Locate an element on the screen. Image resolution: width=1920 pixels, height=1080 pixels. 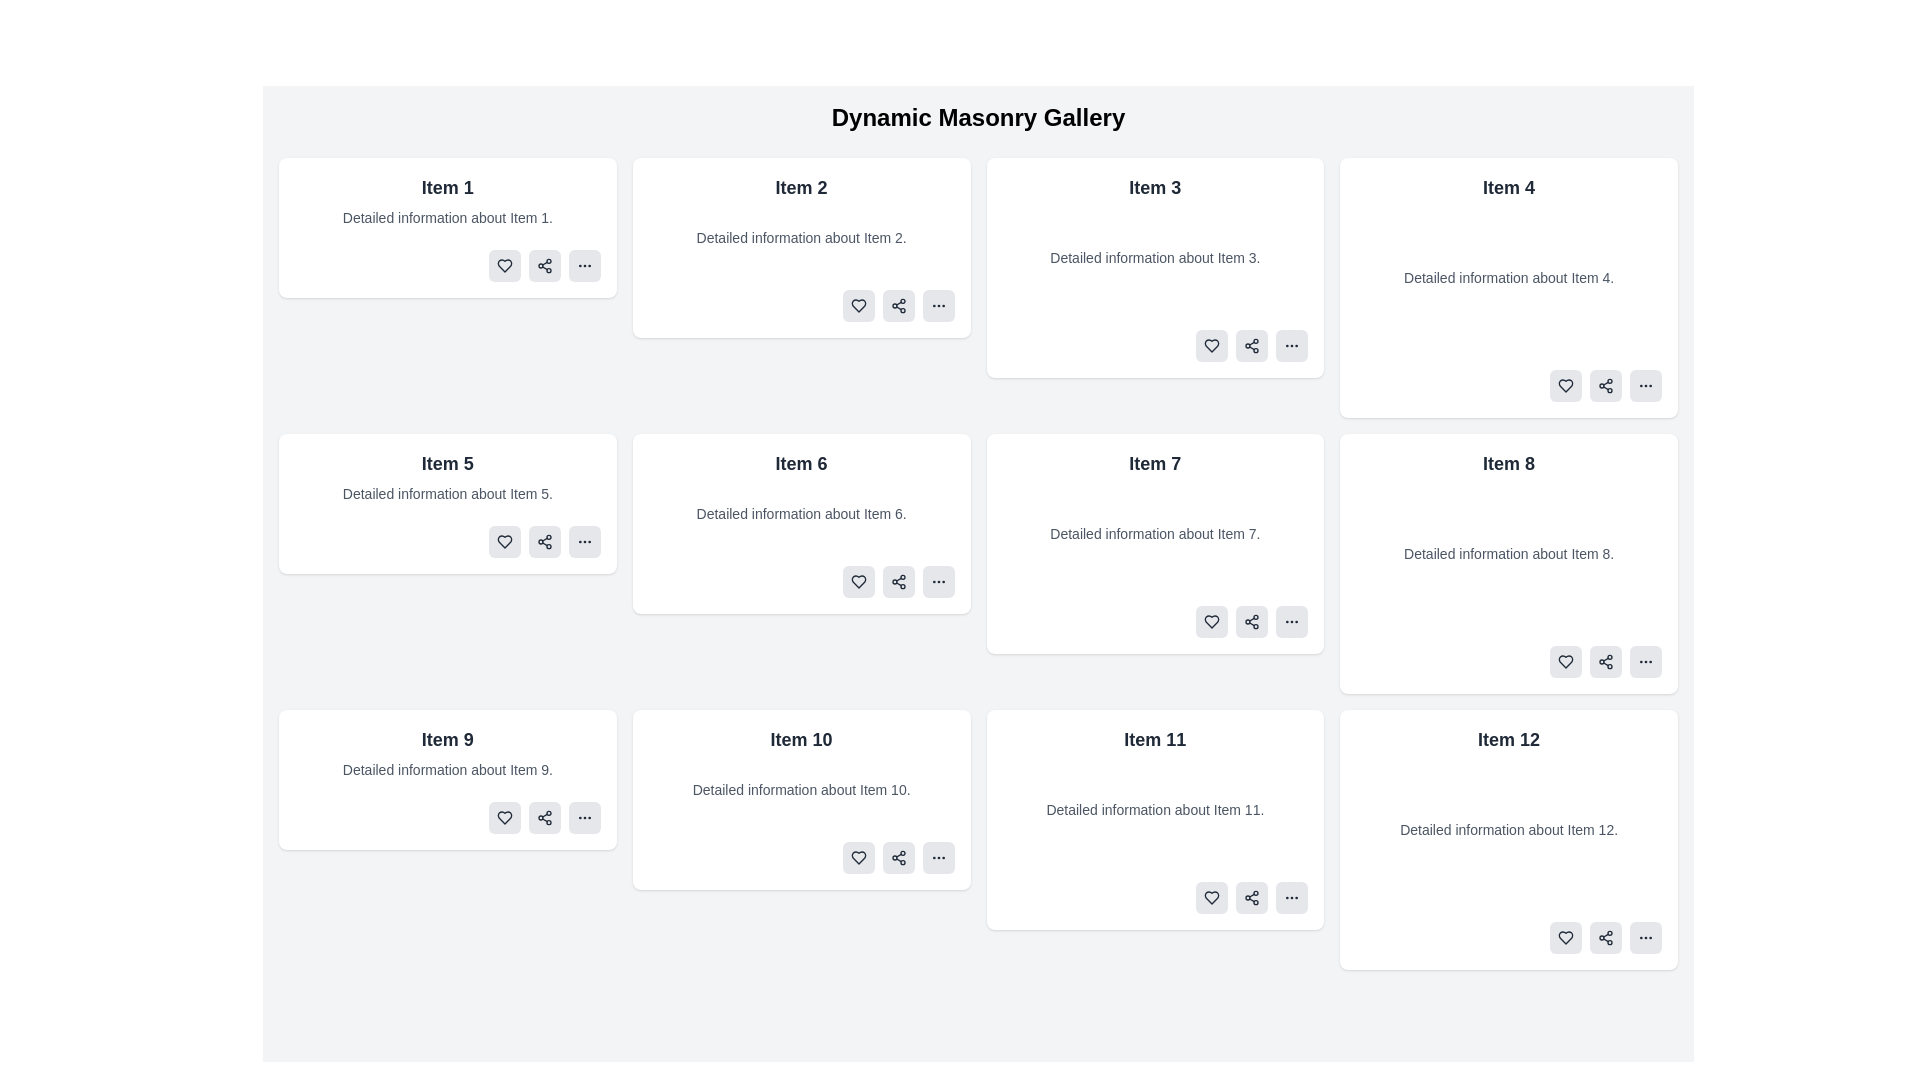
the heart-shaped icon button with a hollow center, styled with a dark outline, located in the action toolbar below the 'Item 4' section is located at coordinates (1564, 385).